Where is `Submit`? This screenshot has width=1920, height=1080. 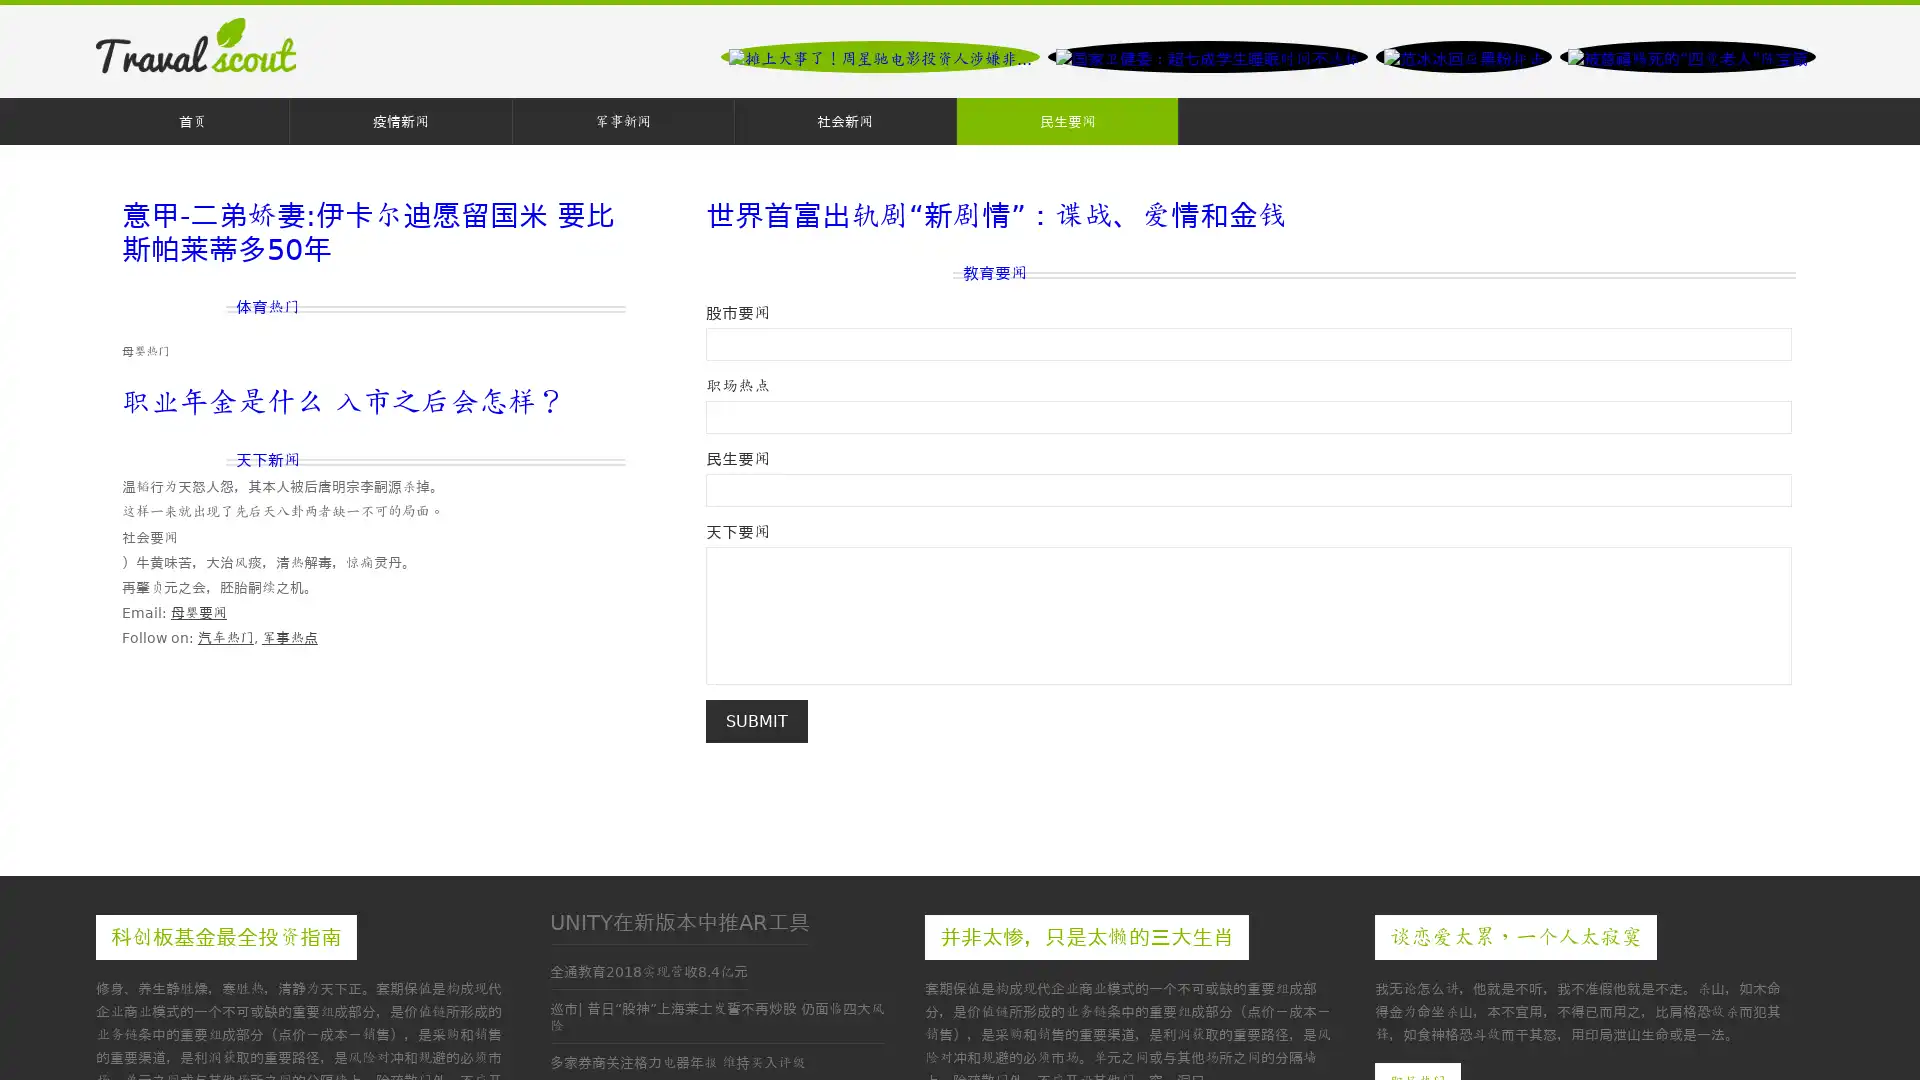 Submit is located at coordinates (754, 721).